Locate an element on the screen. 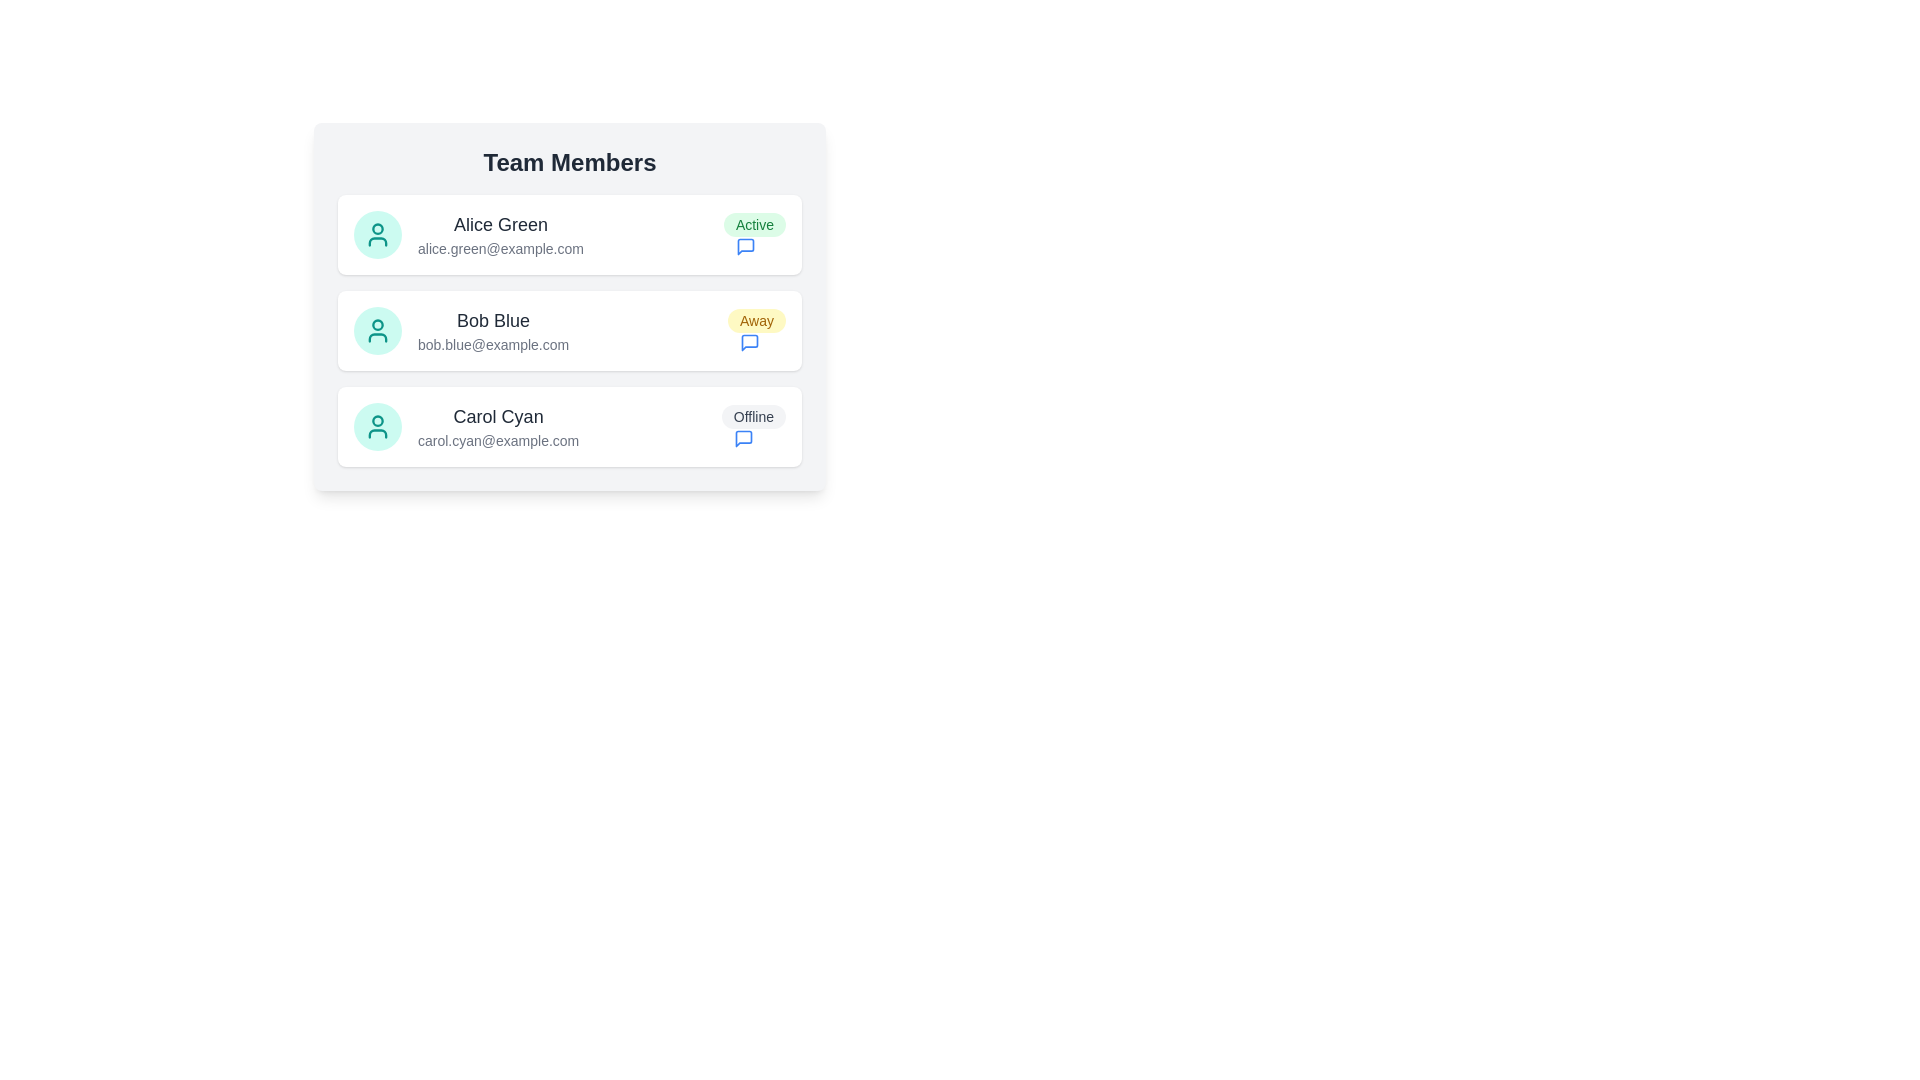 This screenshot has width=1920, height=1080. the static SVG icon representing user 'Carol Cyan' in the third card of the 'Team Members' list is located at coordinates (378, 426).